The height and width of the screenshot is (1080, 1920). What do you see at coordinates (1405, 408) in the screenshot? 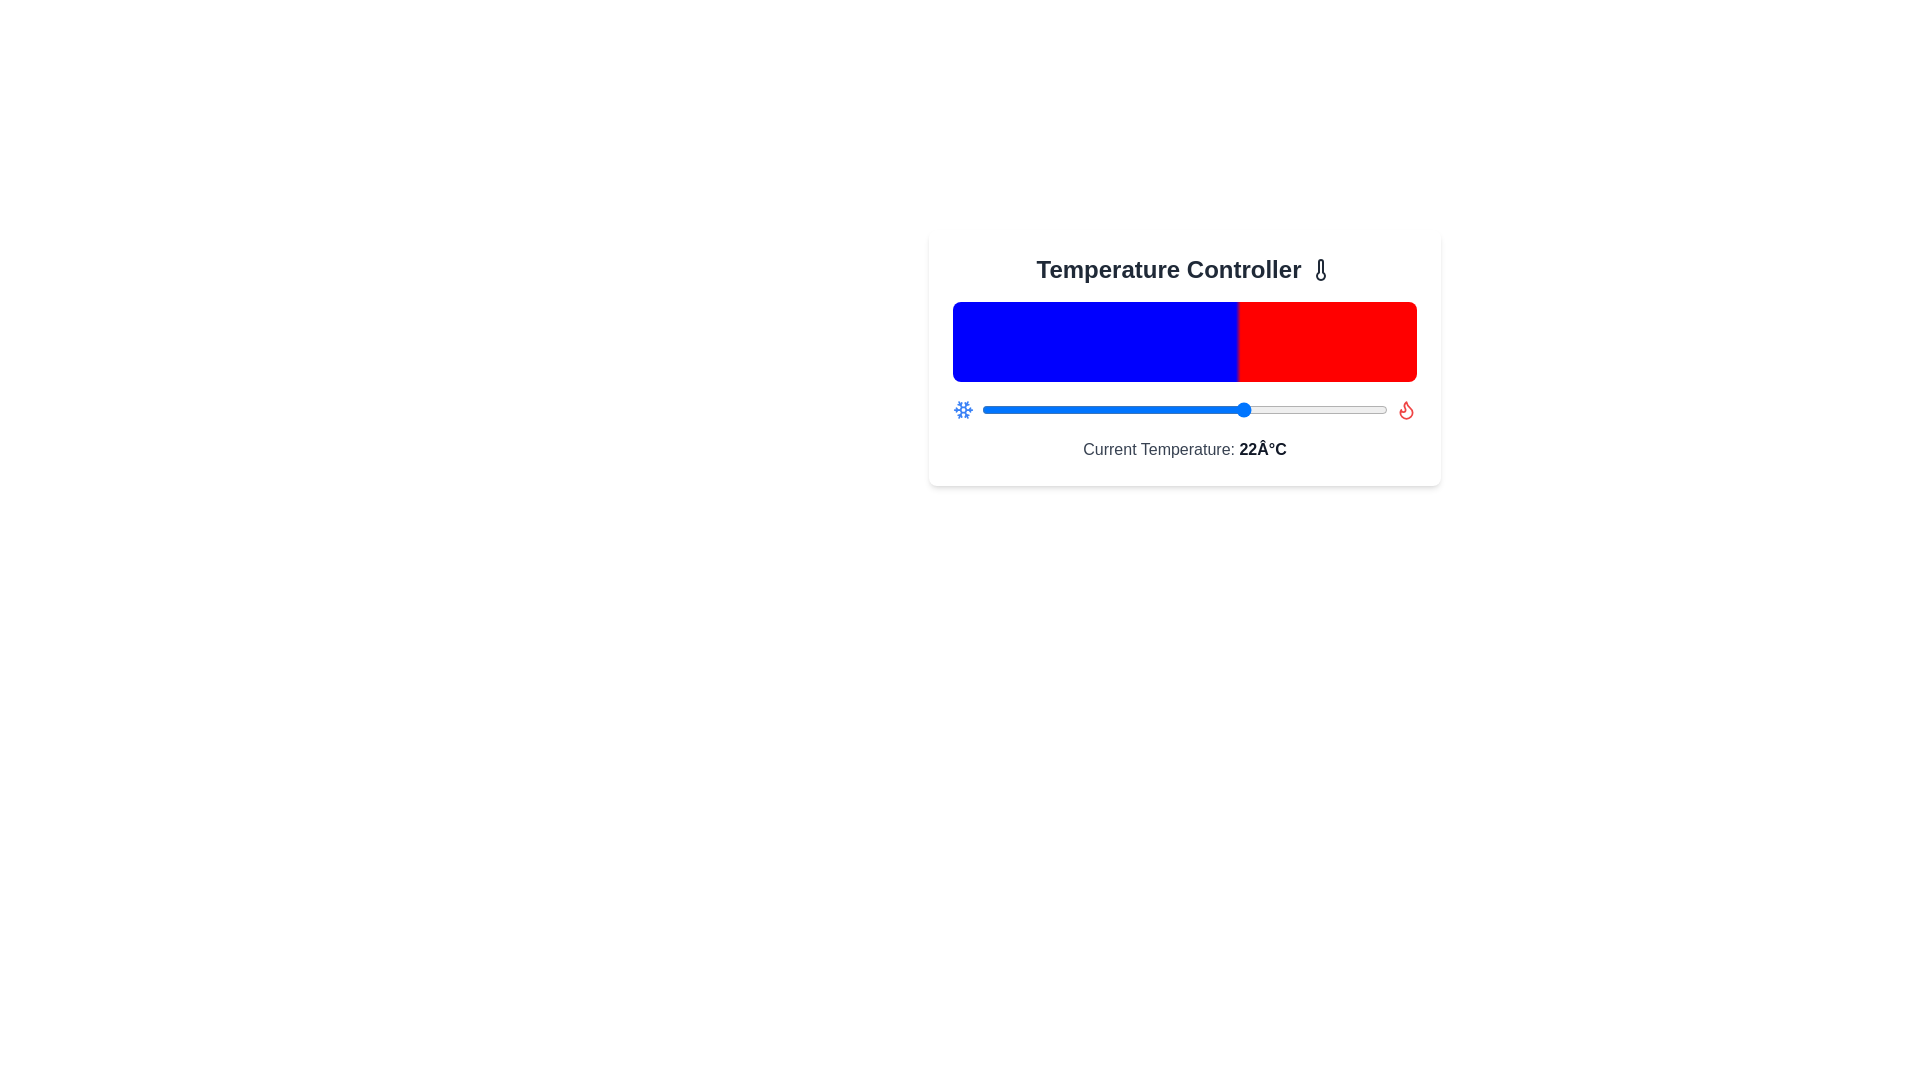
I see `the flame icon to interact with it` at bounding box center [1405, 408].